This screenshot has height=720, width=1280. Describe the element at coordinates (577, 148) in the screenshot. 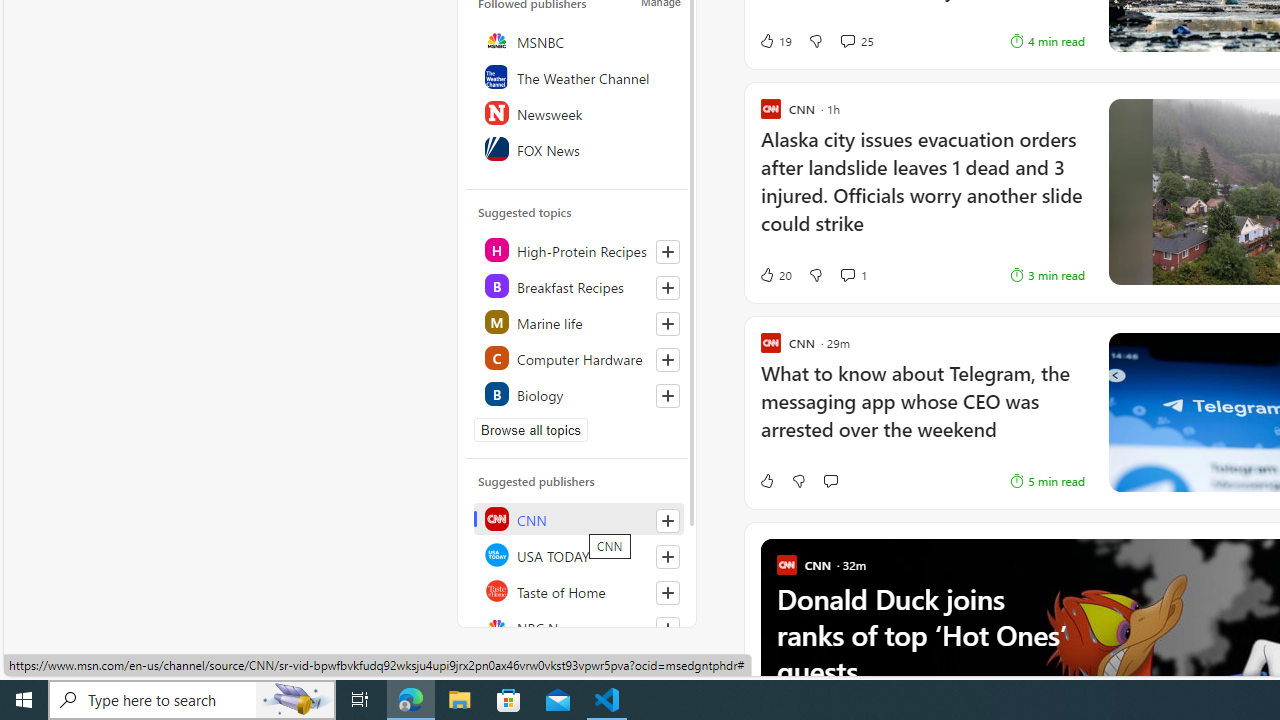

I see `'FOX News'` at that location.